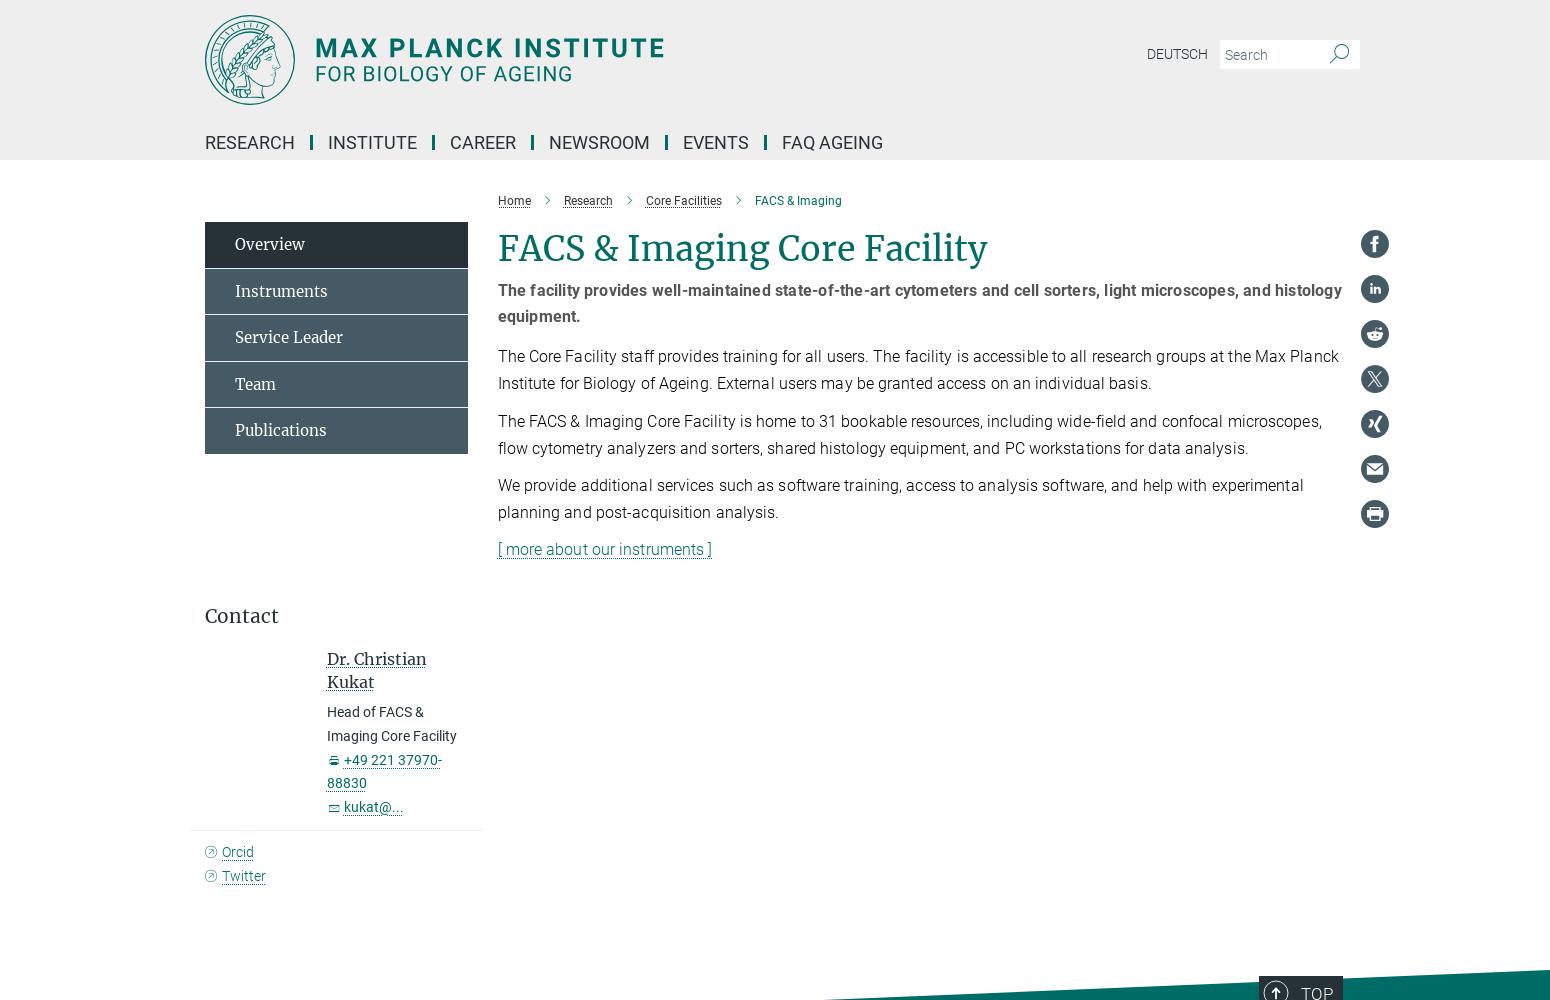 The height and width of the screenshot is (1000, 1550). Describe the element at coordinates (613, 442) in the screenshot. I see `'Matić'` at that location.